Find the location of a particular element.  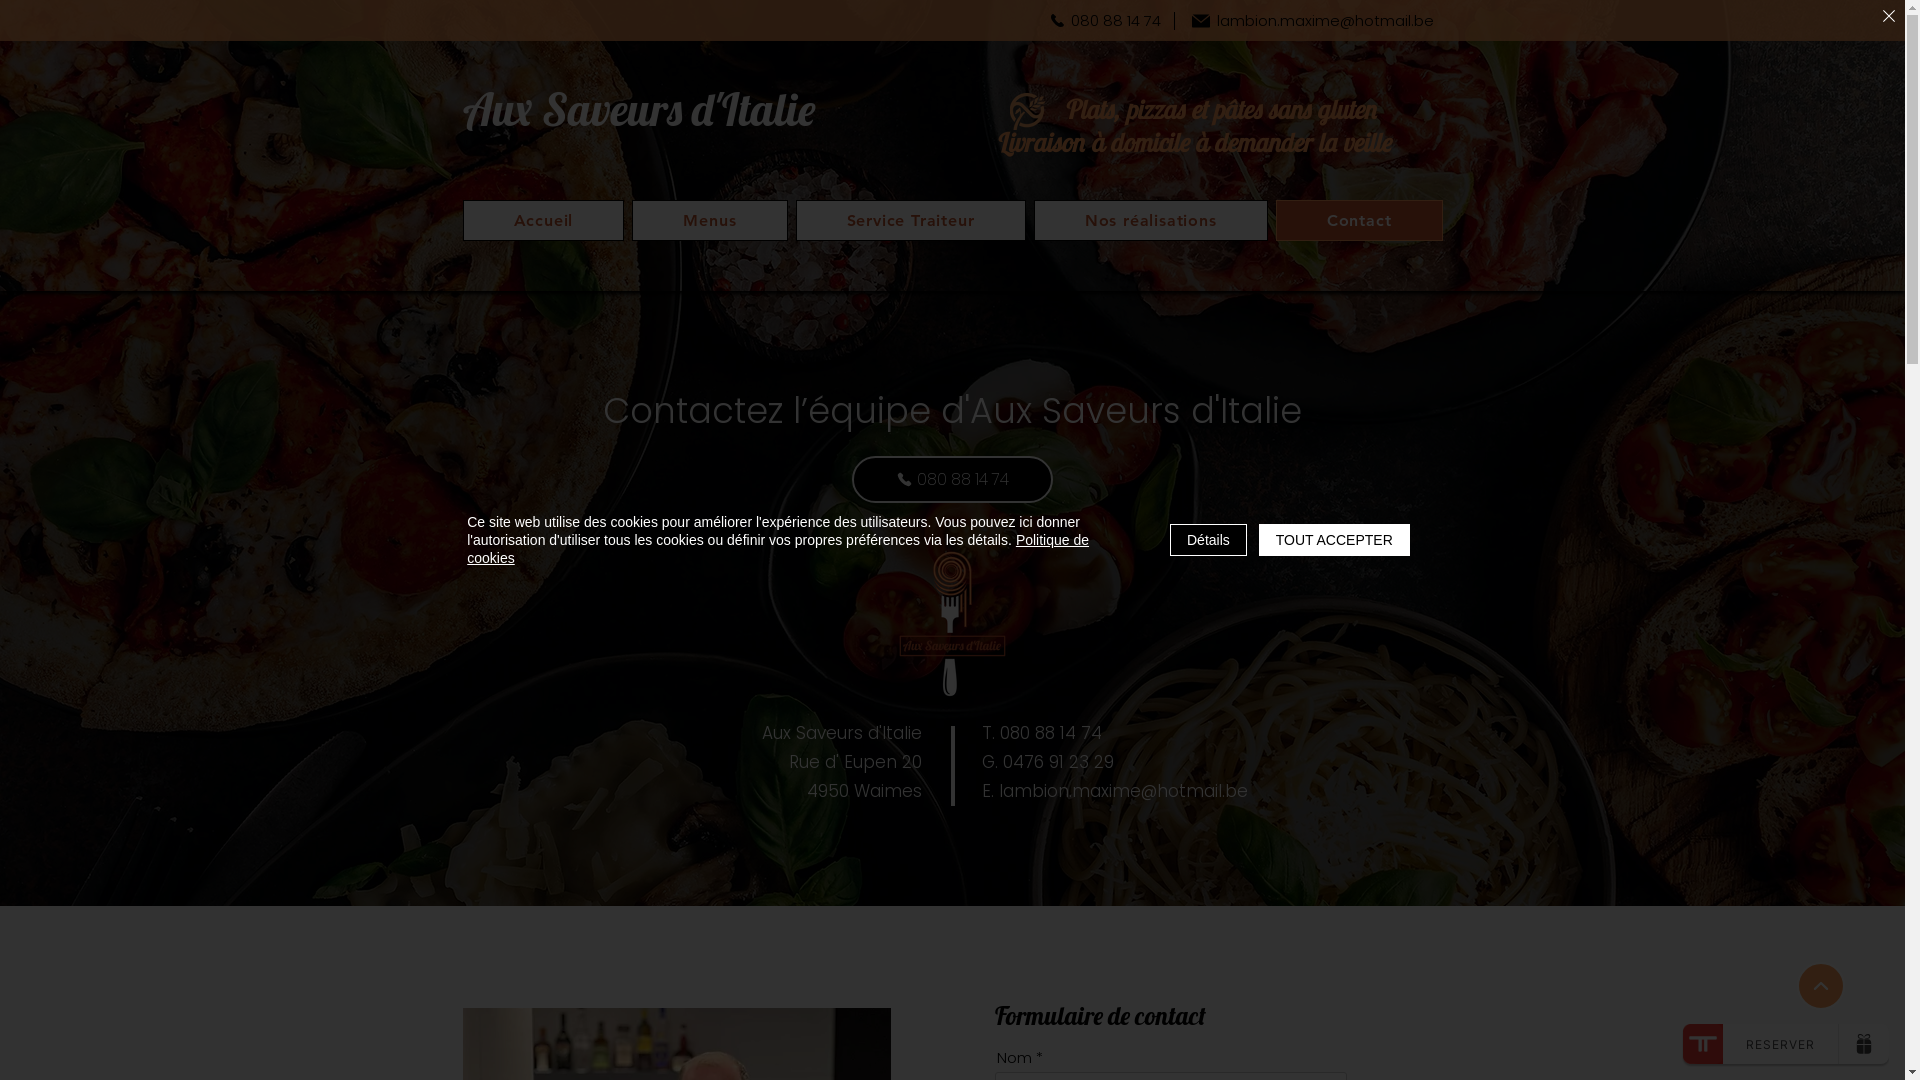

'TOUT ACCEPTER' is located at coordinates (1334, 540).